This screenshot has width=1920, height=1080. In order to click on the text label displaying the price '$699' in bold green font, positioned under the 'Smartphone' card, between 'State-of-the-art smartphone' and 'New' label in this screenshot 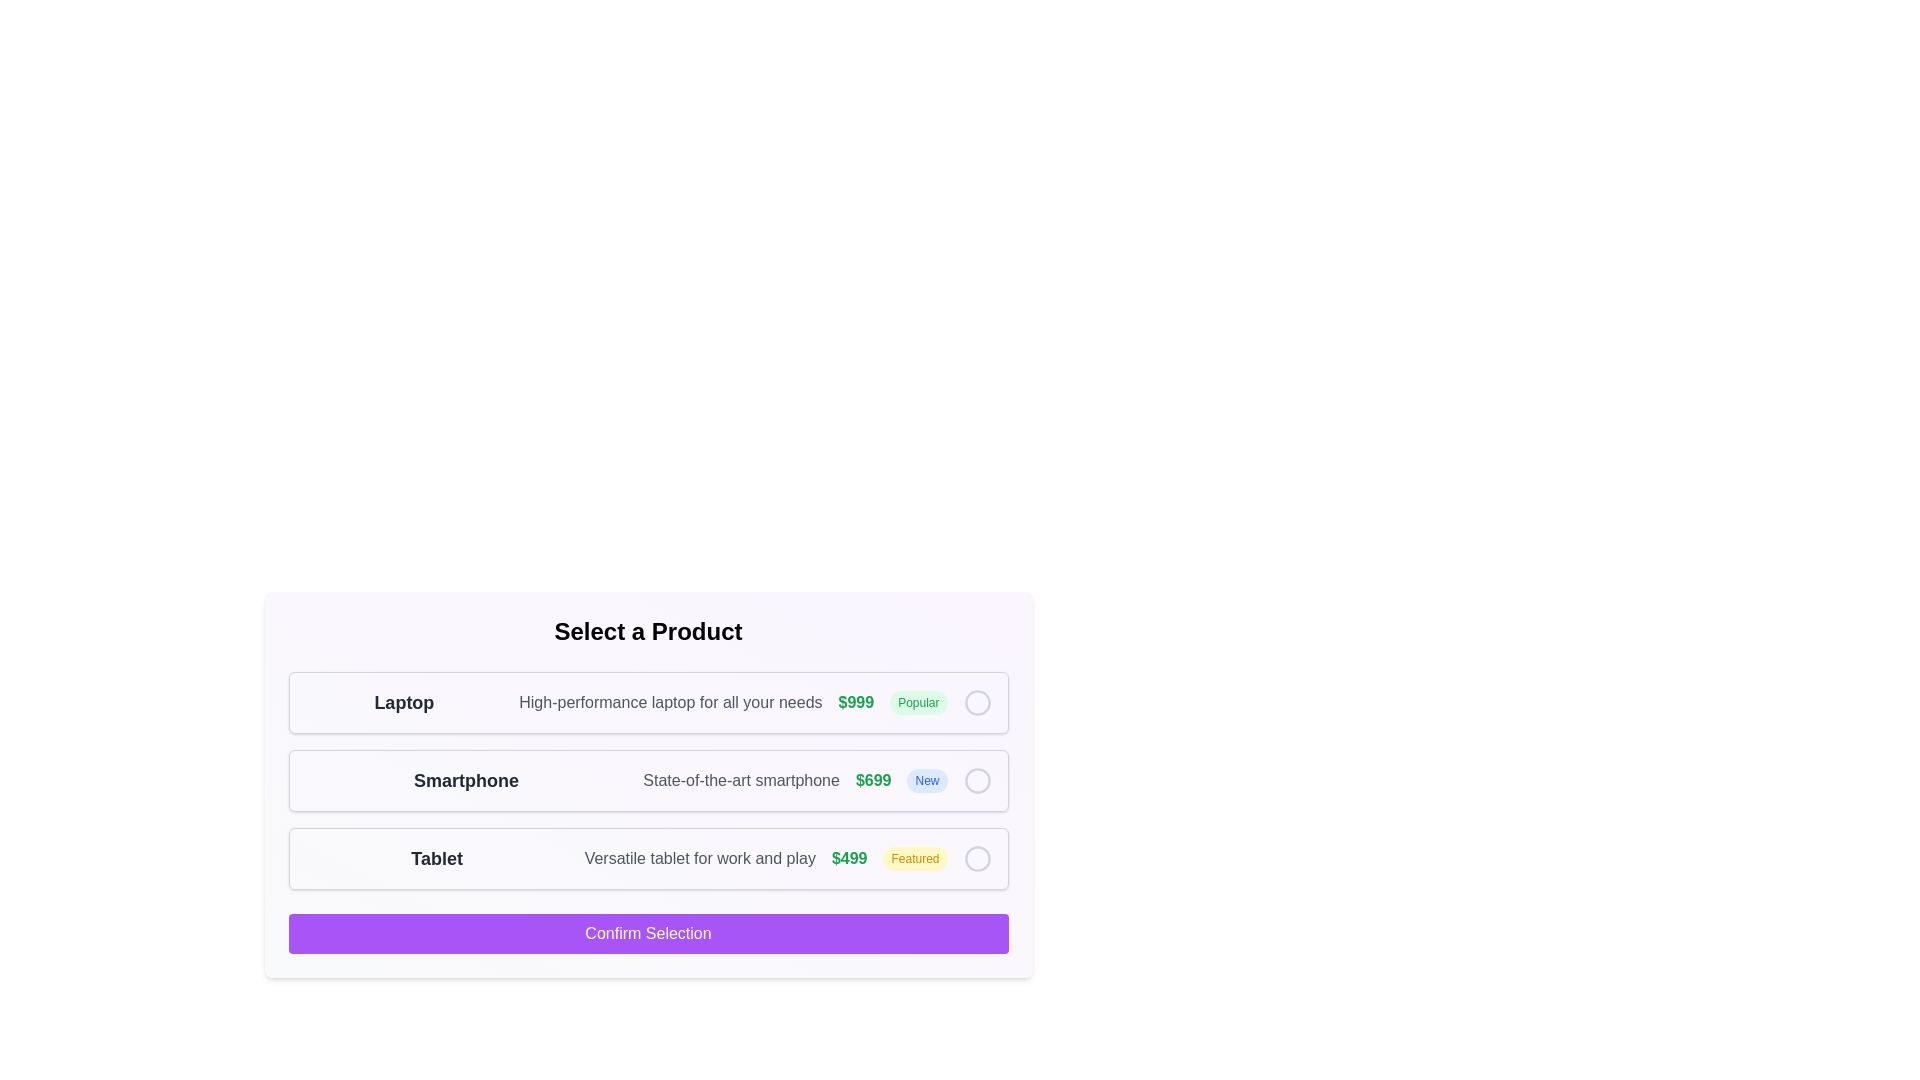, I will do `click(873, 779)`.